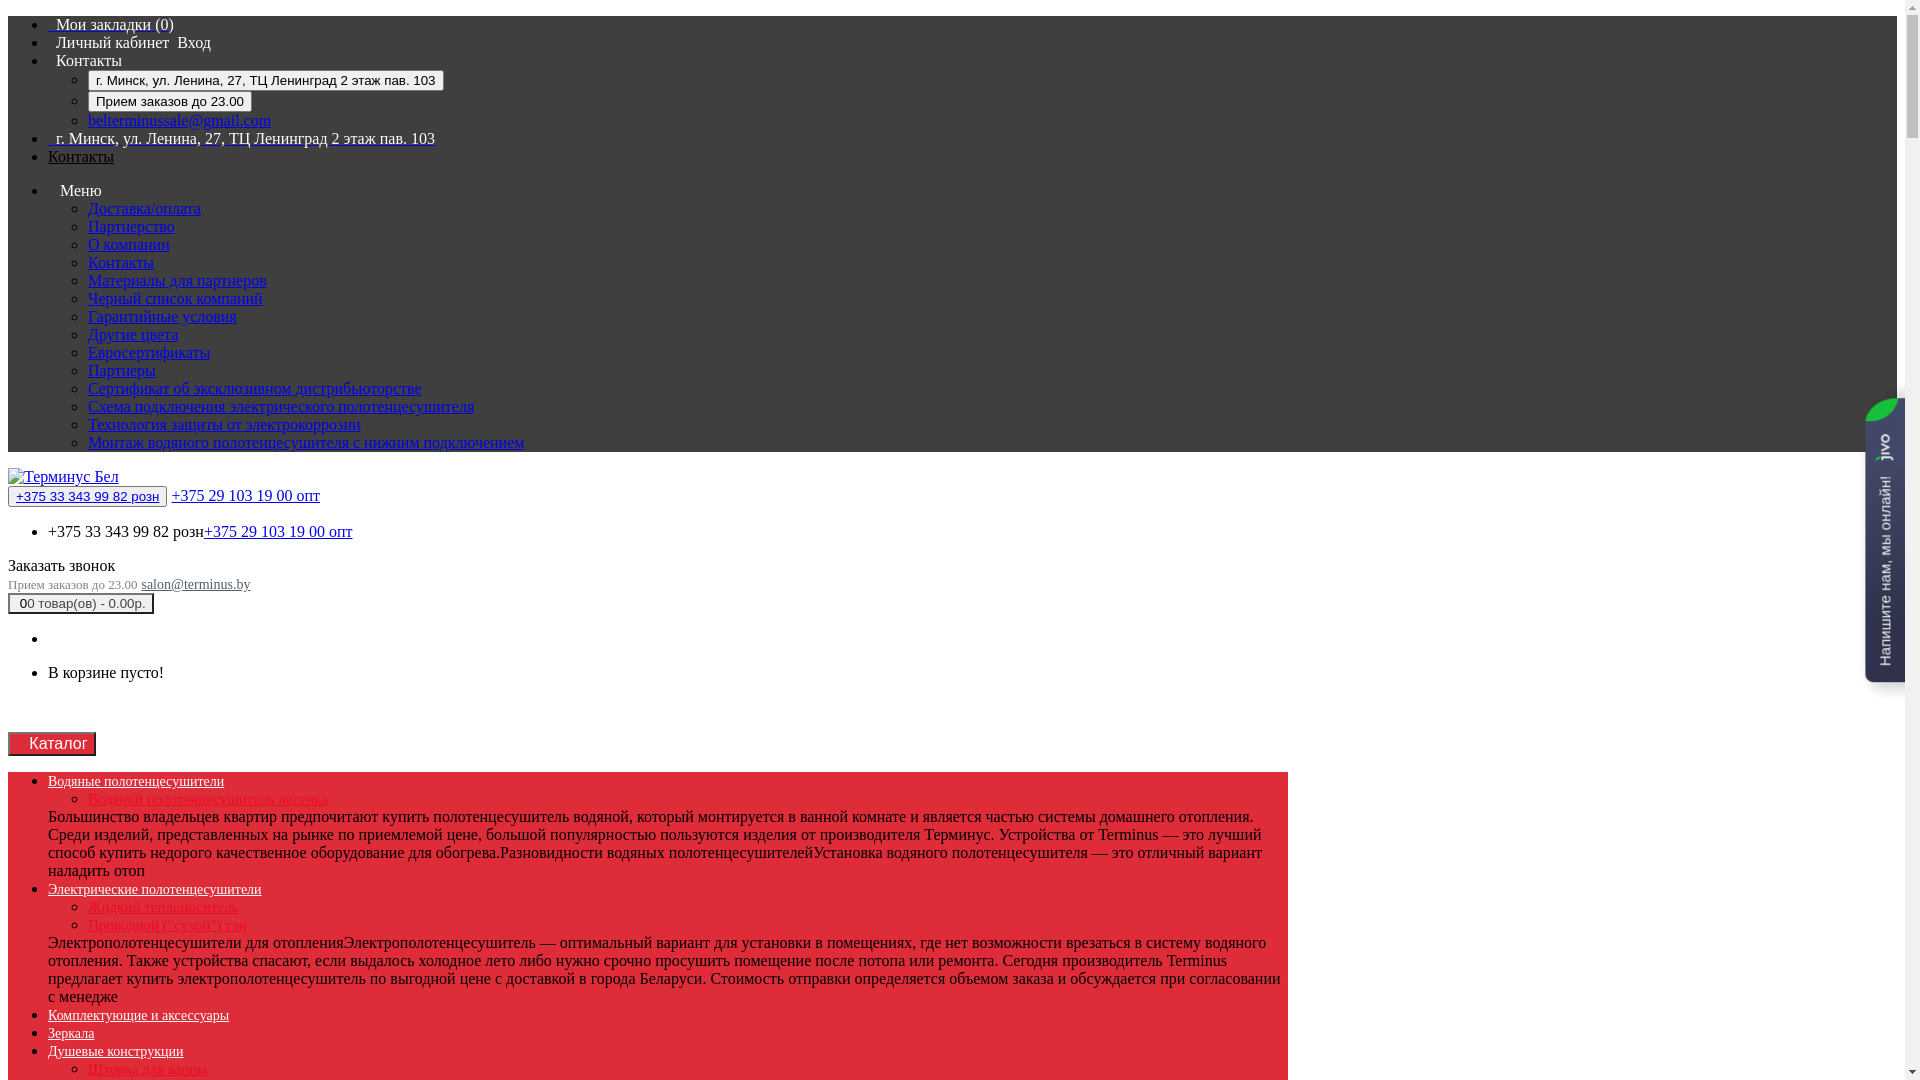  I want to click on 'salon@terminus.by', so click(195, 584).